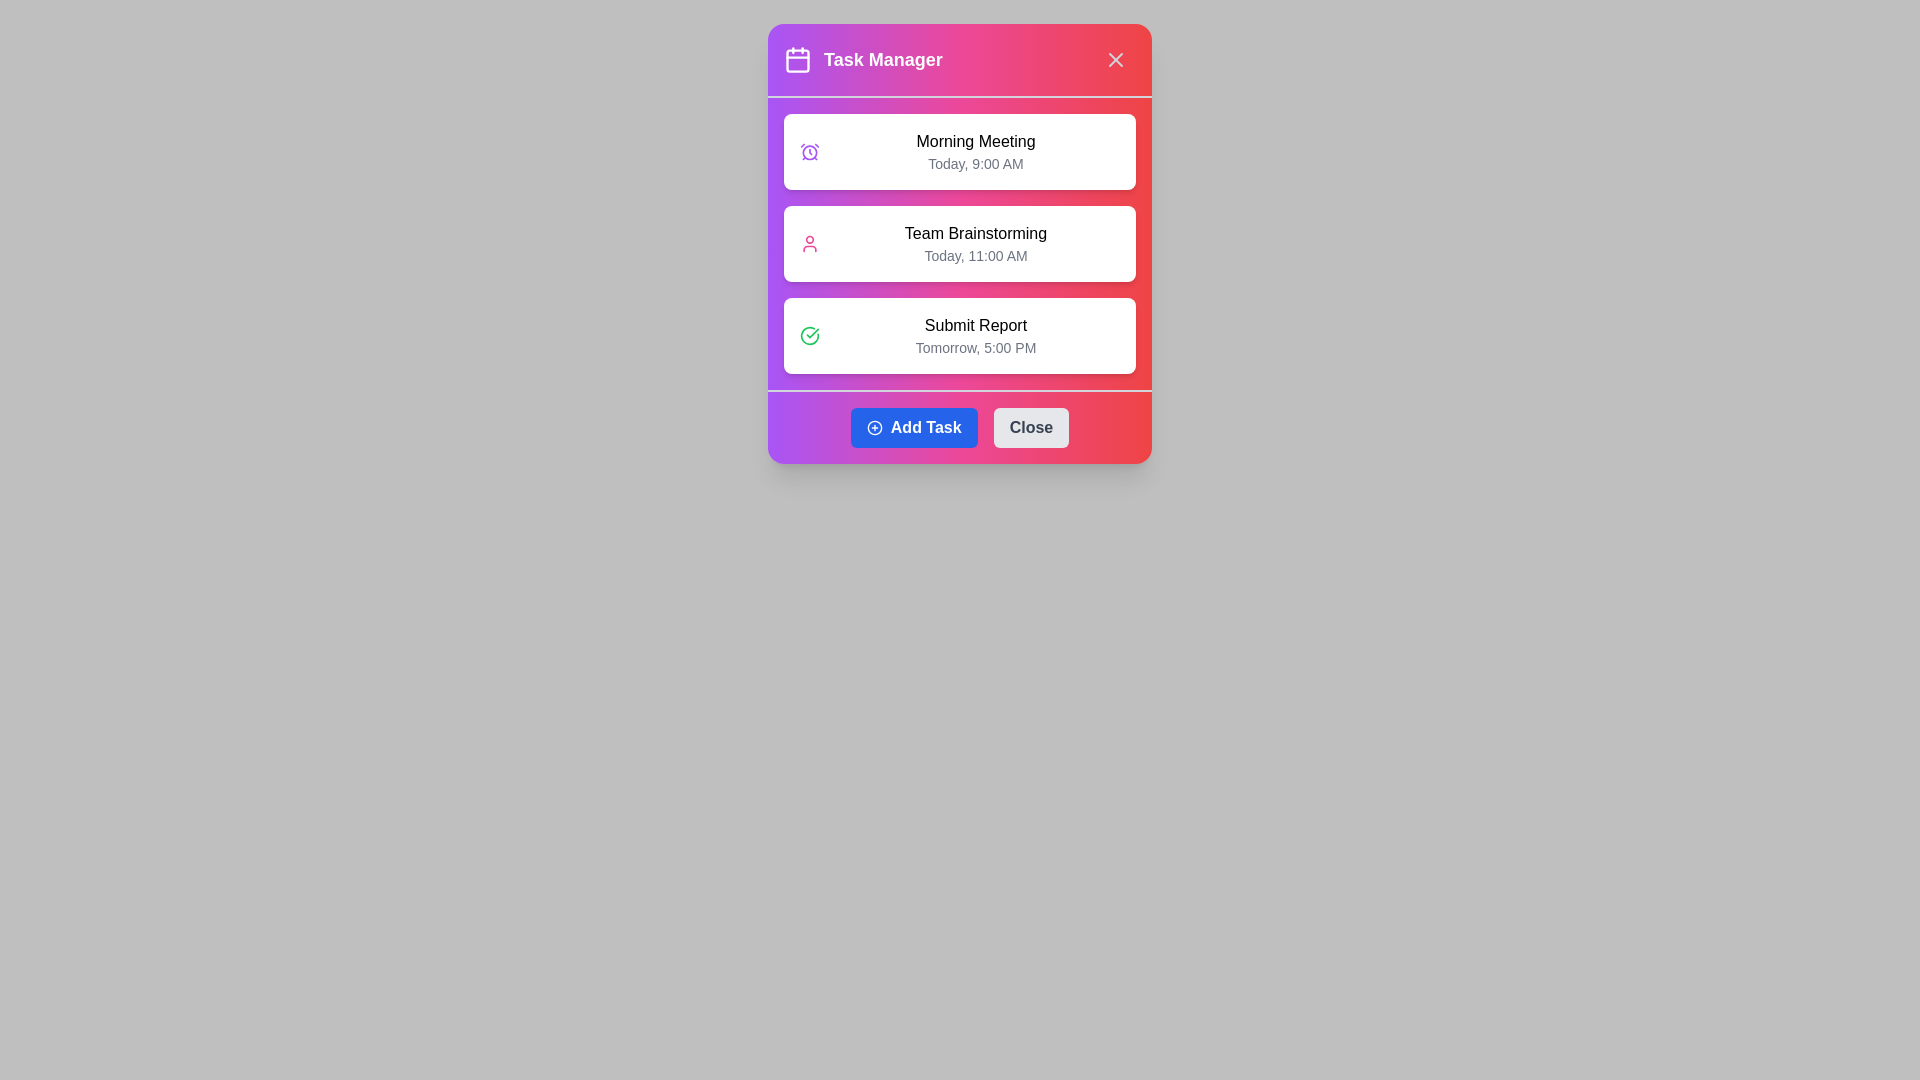  Describe the element at coordinates (810, 334) in the screenshot. I see `the circular green icon with a checkmark in the 'Submit Report' section for inspection` at that location.